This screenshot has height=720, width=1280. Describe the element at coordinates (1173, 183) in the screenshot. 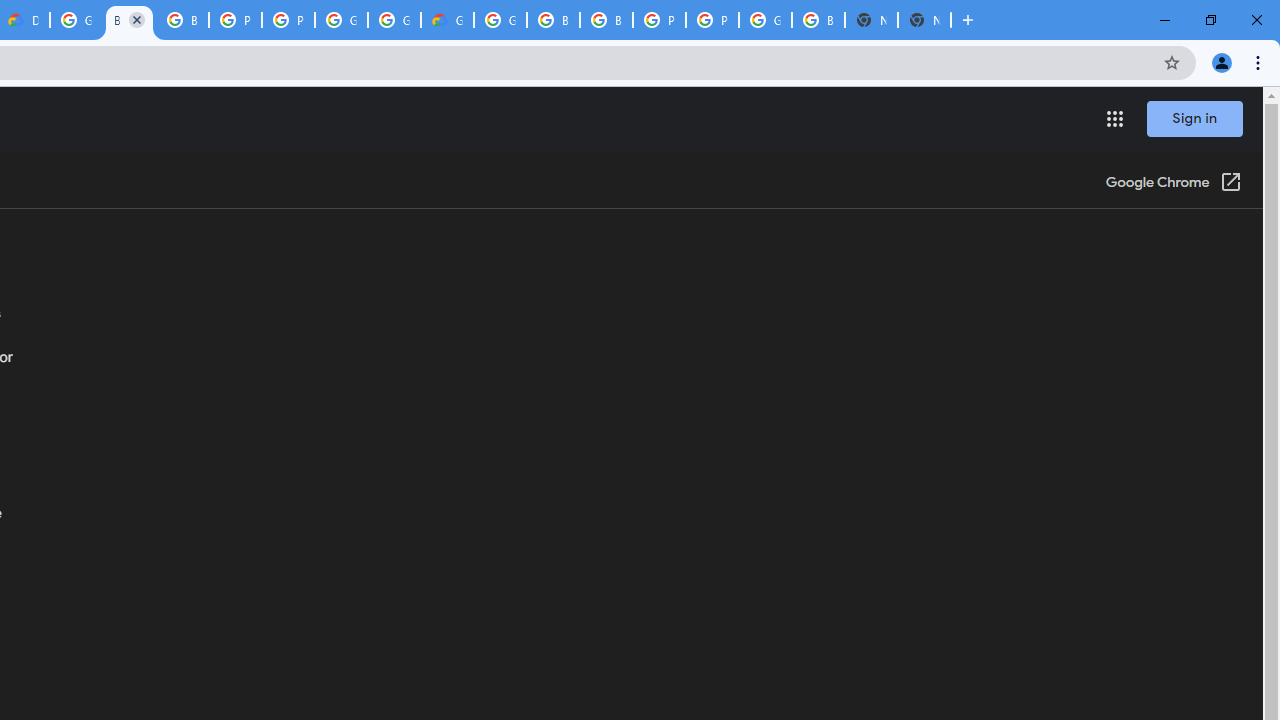

I see `'Google Chrome (Open in a new window)'` at that location.